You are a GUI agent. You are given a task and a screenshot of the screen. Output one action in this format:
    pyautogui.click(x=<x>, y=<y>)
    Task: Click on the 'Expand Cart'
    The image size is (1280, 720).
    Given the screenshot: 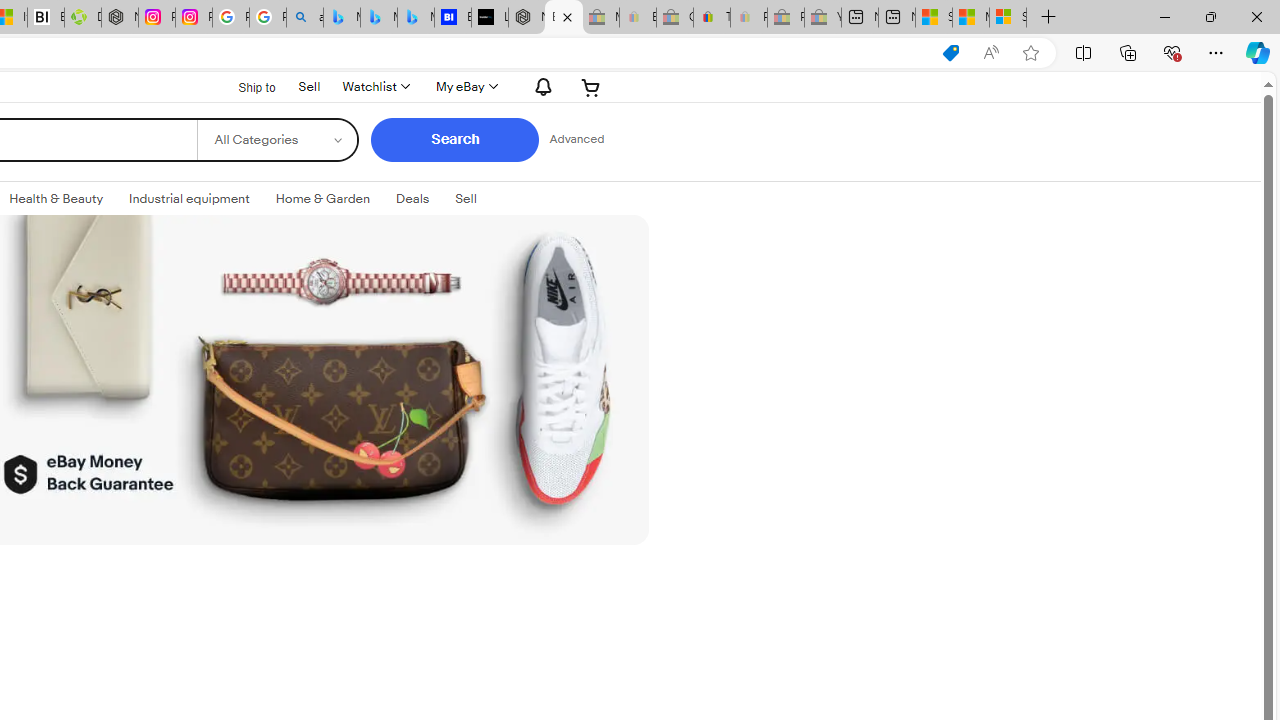 What is the action you would take?
    pyautogui.click(x=590, y=85)
    